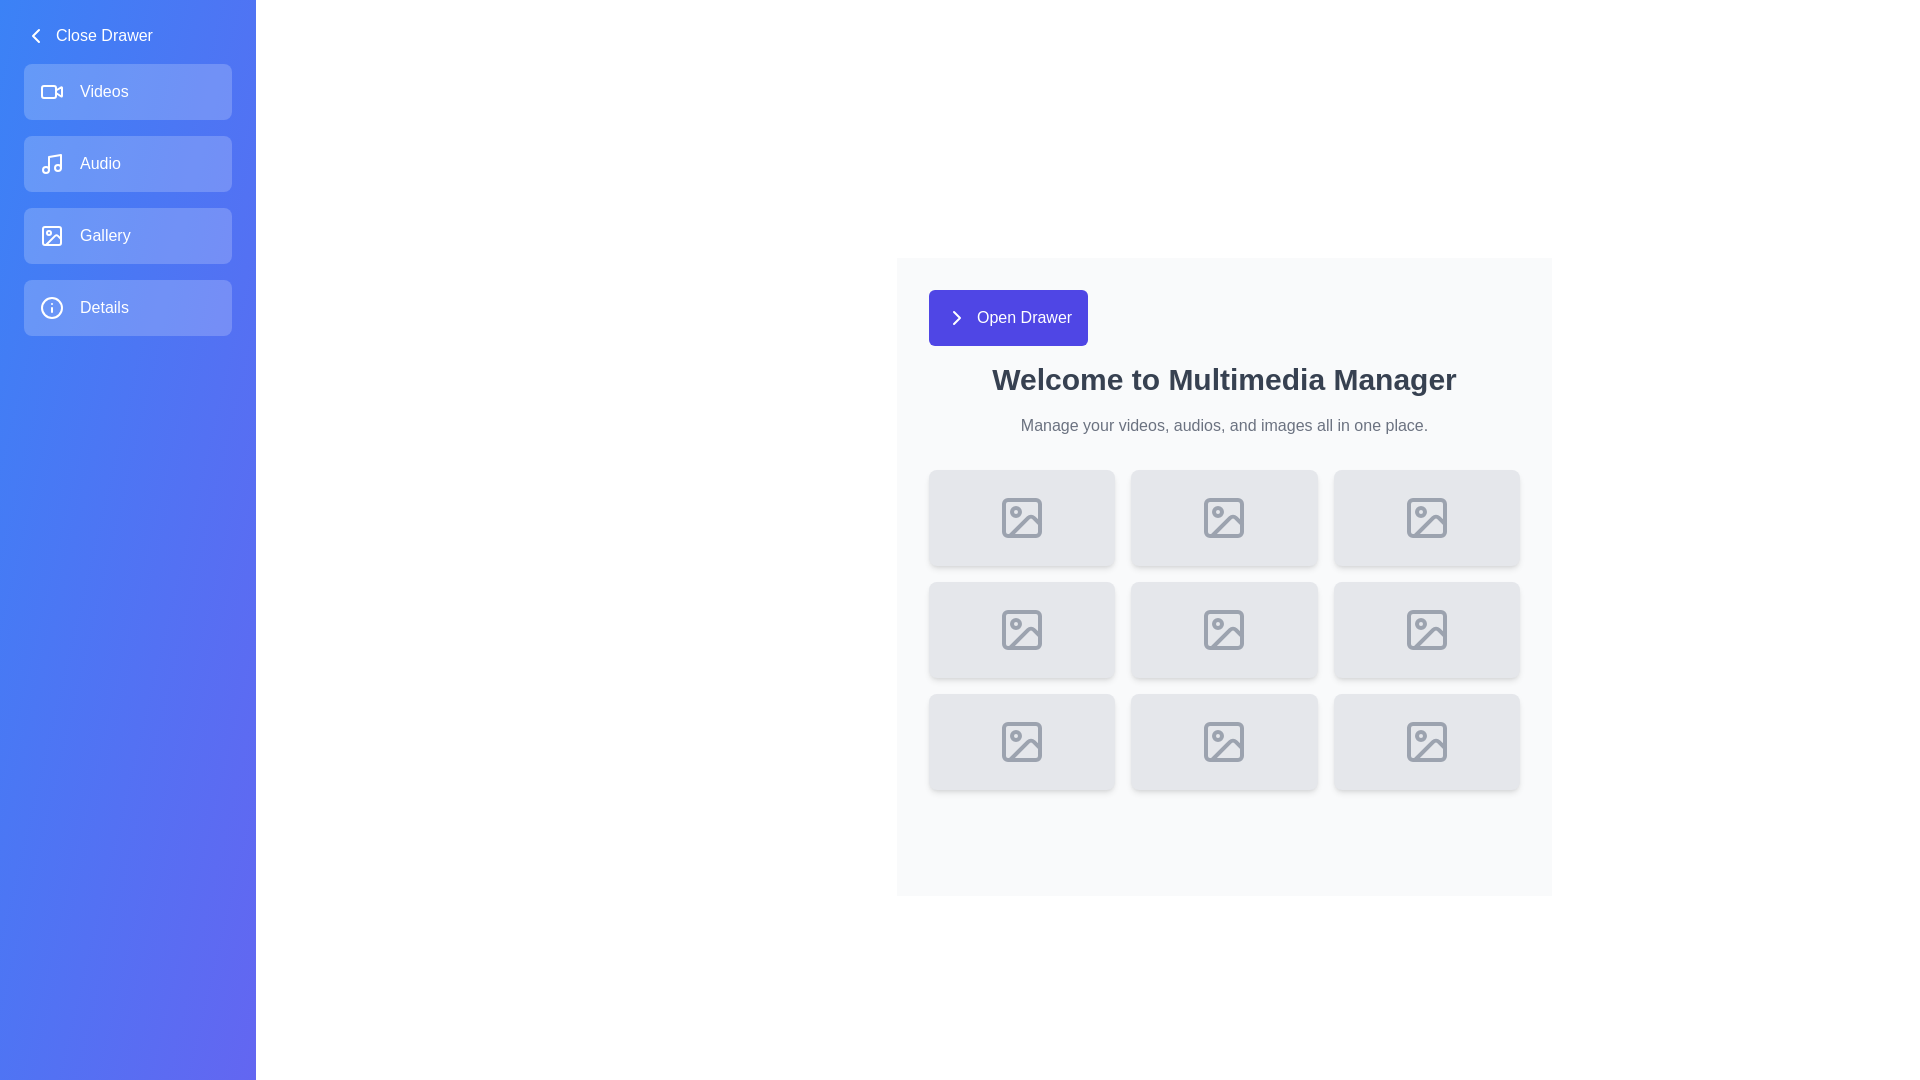 The width and height of the screenshot is (1920, 1080). I want to click on 'Close Drawer' button to close the sidebar, so click(86, 35).